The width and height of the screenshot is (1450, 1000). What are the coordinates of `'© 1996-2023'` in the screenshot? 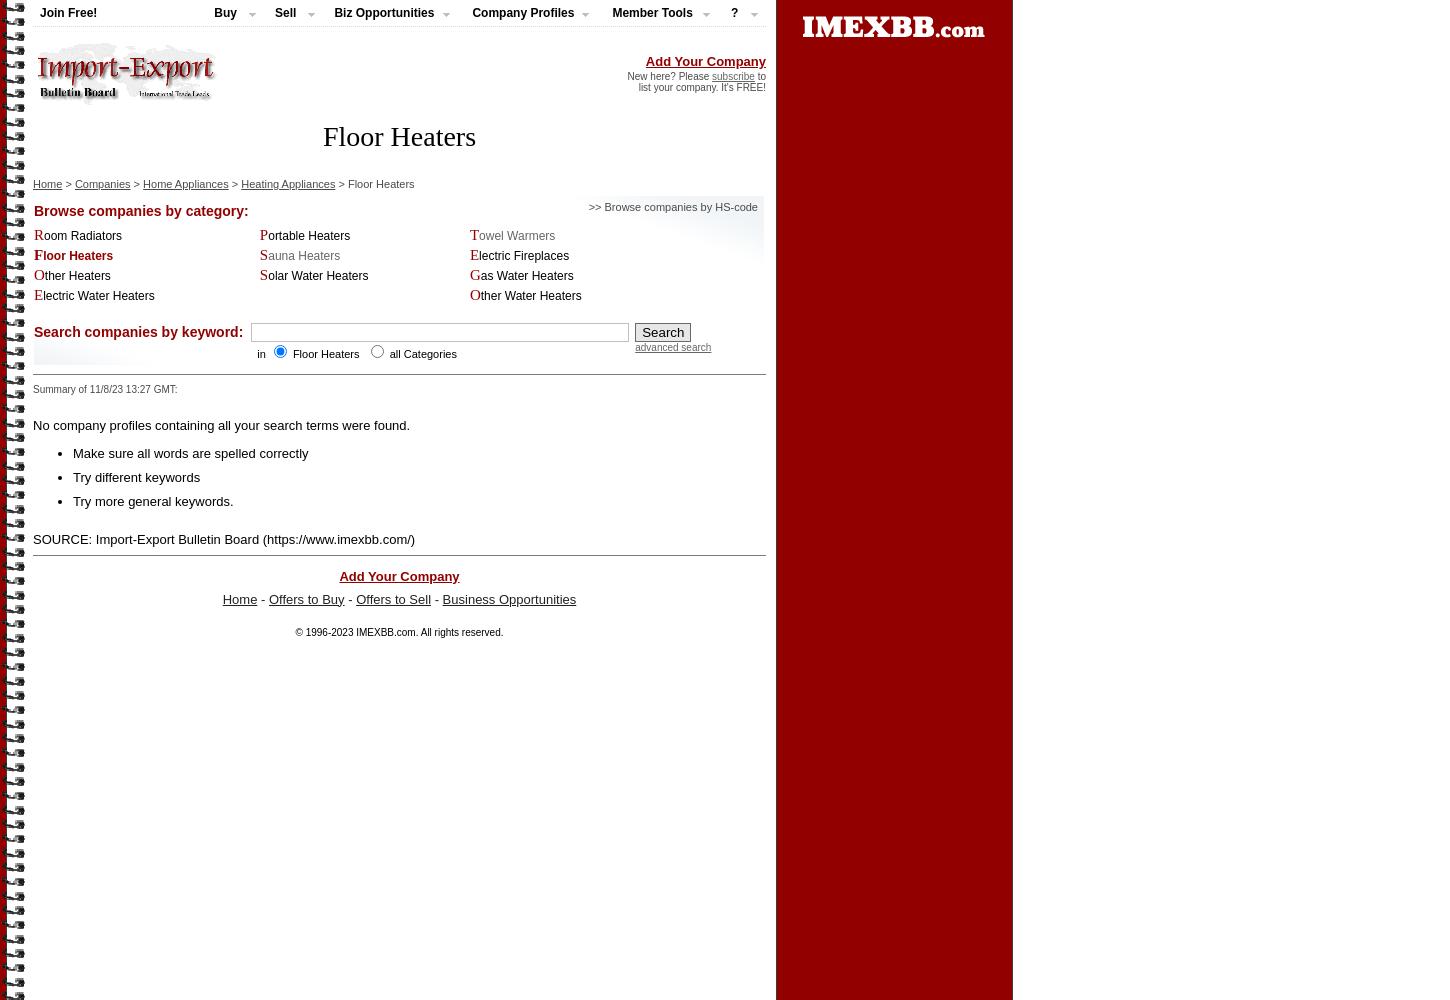 It's located at (325, 631).